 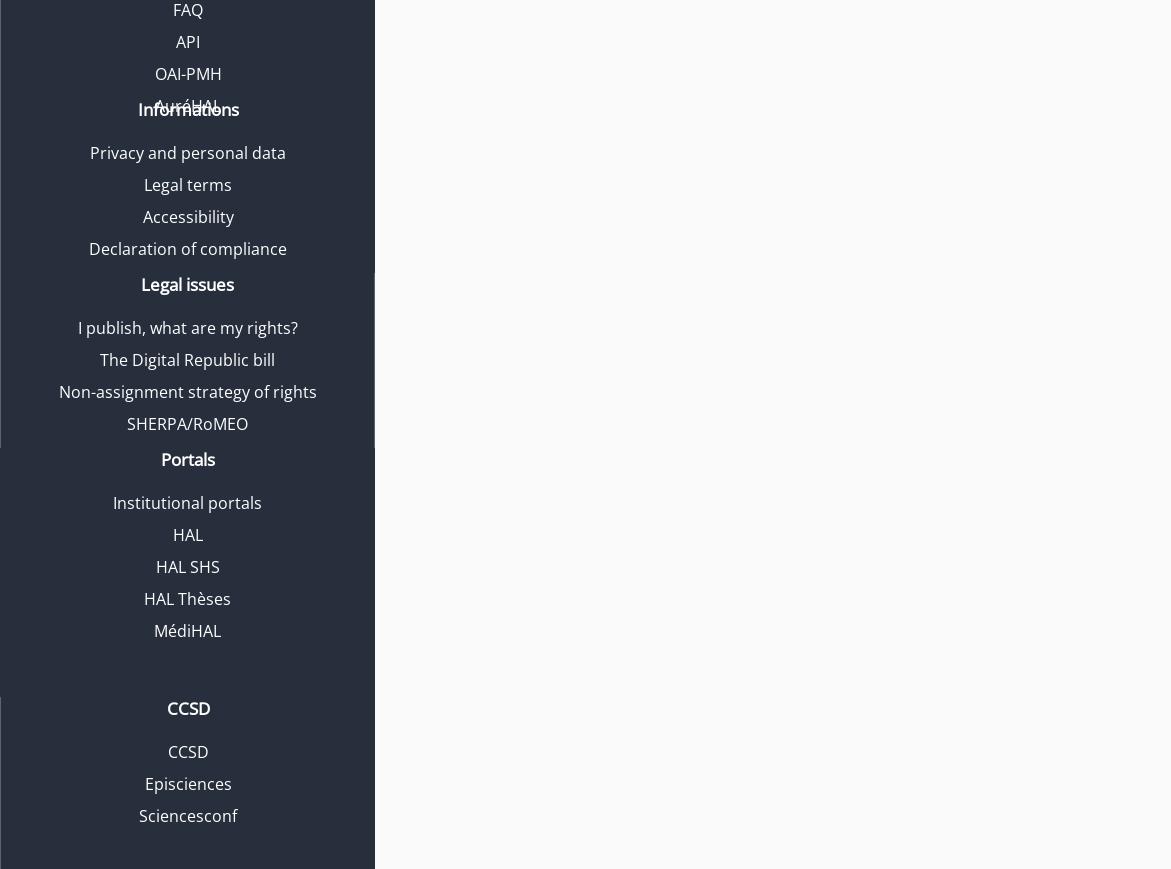 What do you see at coordinates (186, 784) in the screenshot?
I see `'Episciences'` at bounding box center [186, 784].